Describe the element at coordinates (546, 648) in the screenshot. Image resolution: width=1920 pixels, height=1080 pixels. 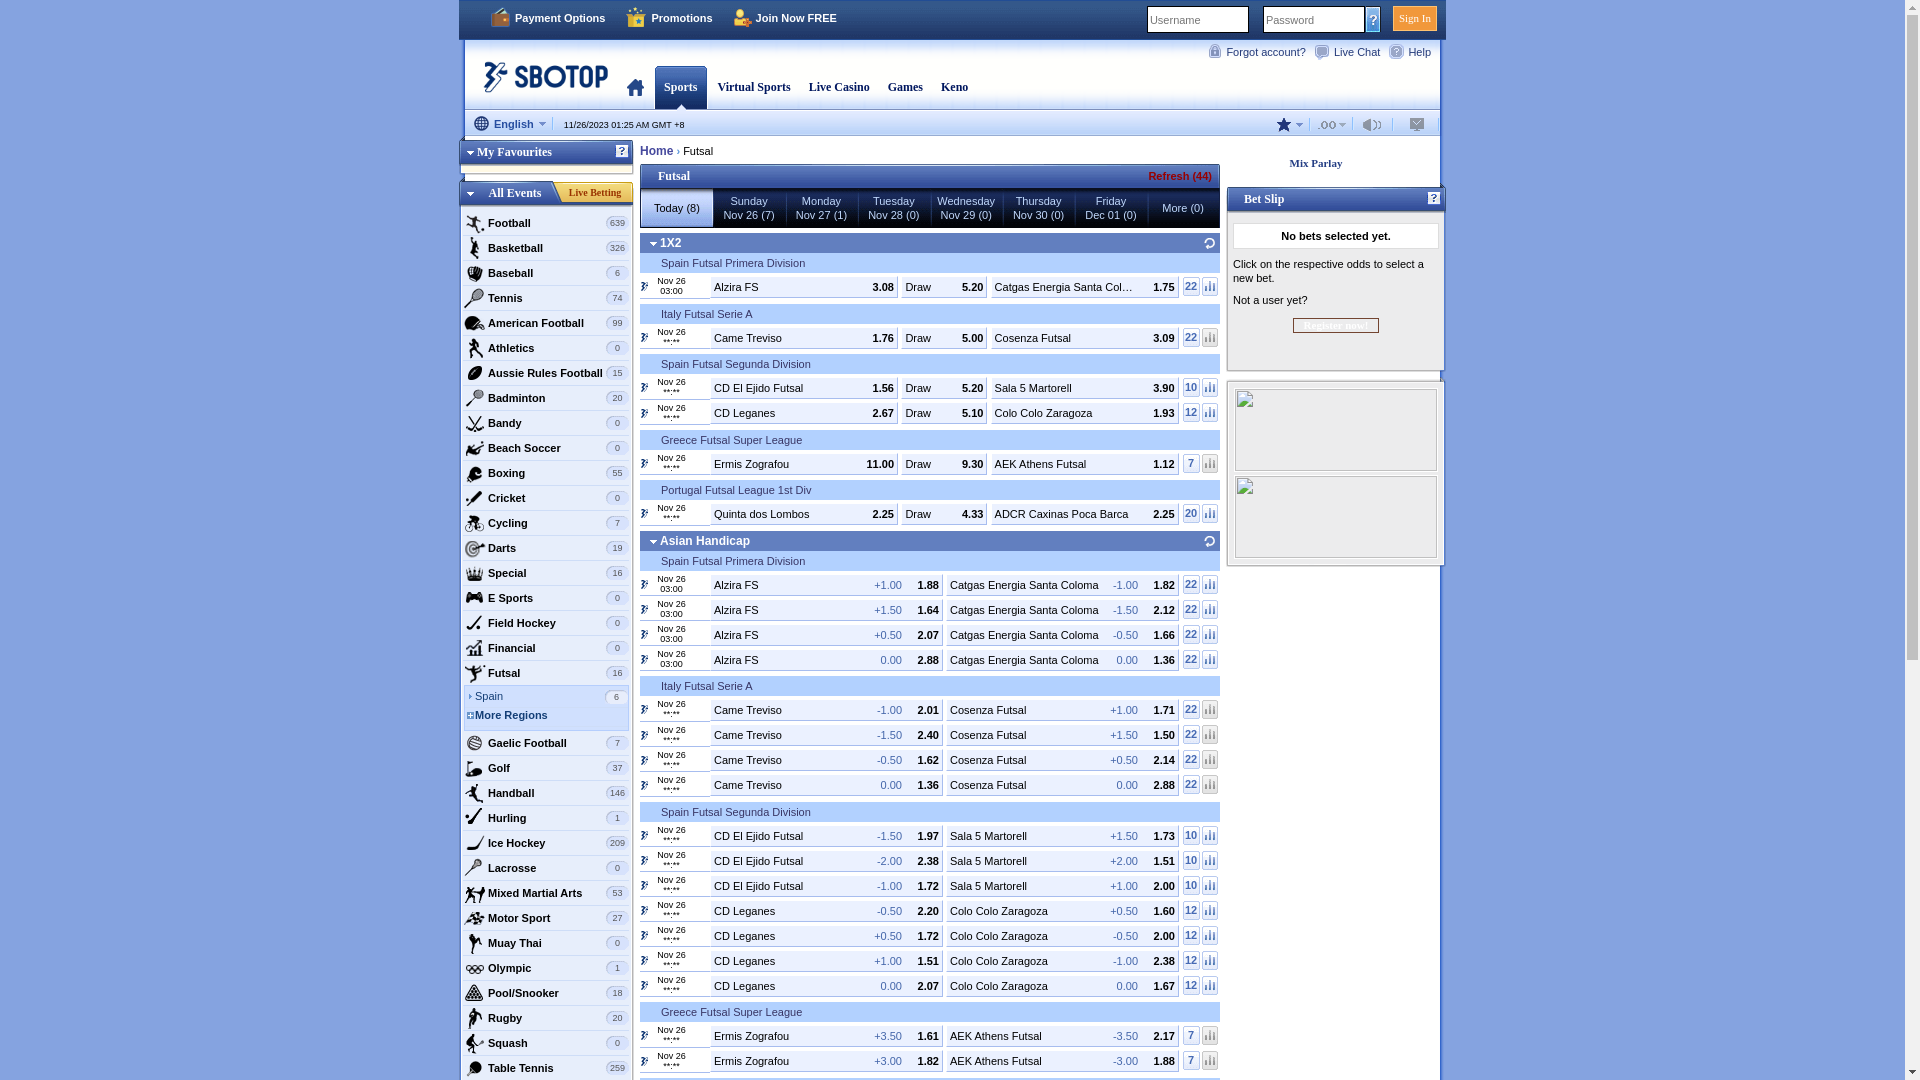
I see `'Financial` at that location.